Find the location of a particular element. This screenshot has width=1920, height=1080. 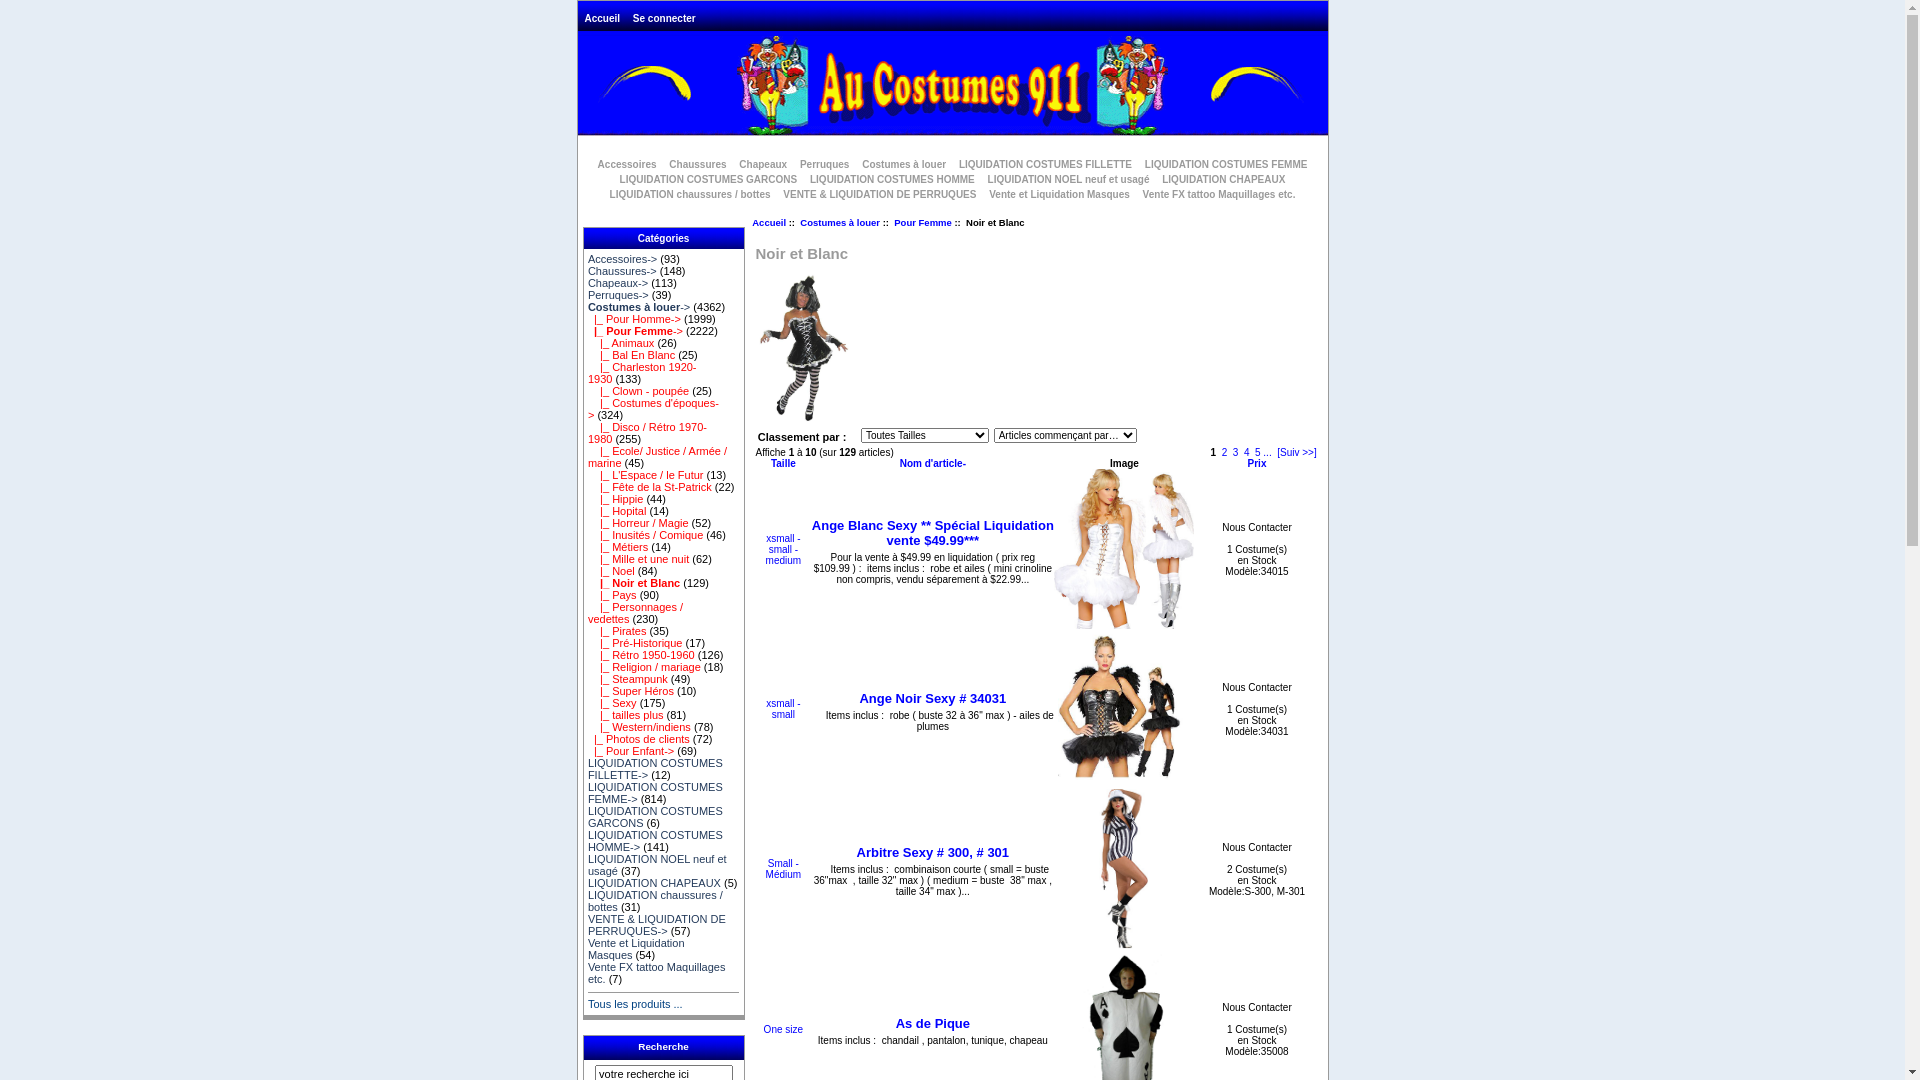

'2' is located at coordinates (1223, 452).